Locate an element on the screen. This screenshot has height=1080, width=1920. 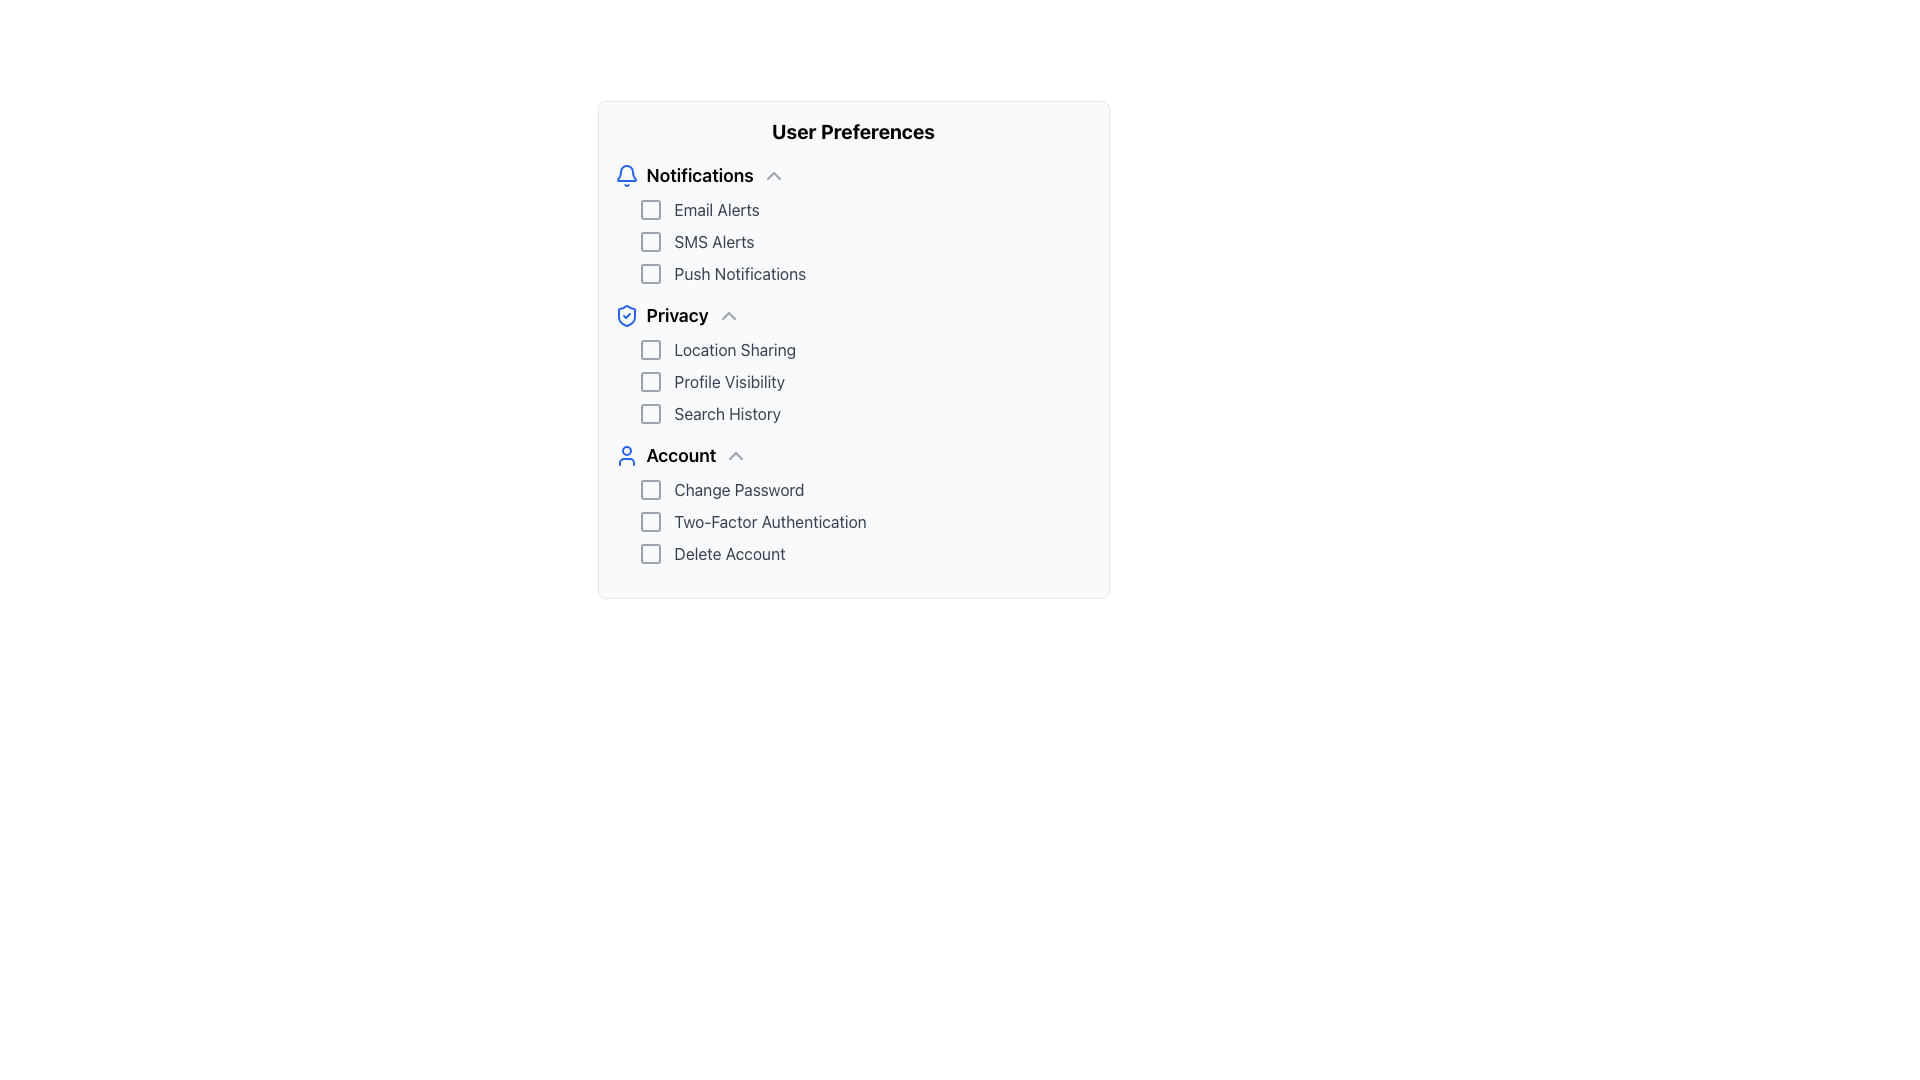
the text label that describes the 'Profile Visibility' setting, which is positioned to the right of the adjacent checkbox icon in the 'Privacy' section is located at coordinates (728, 381).